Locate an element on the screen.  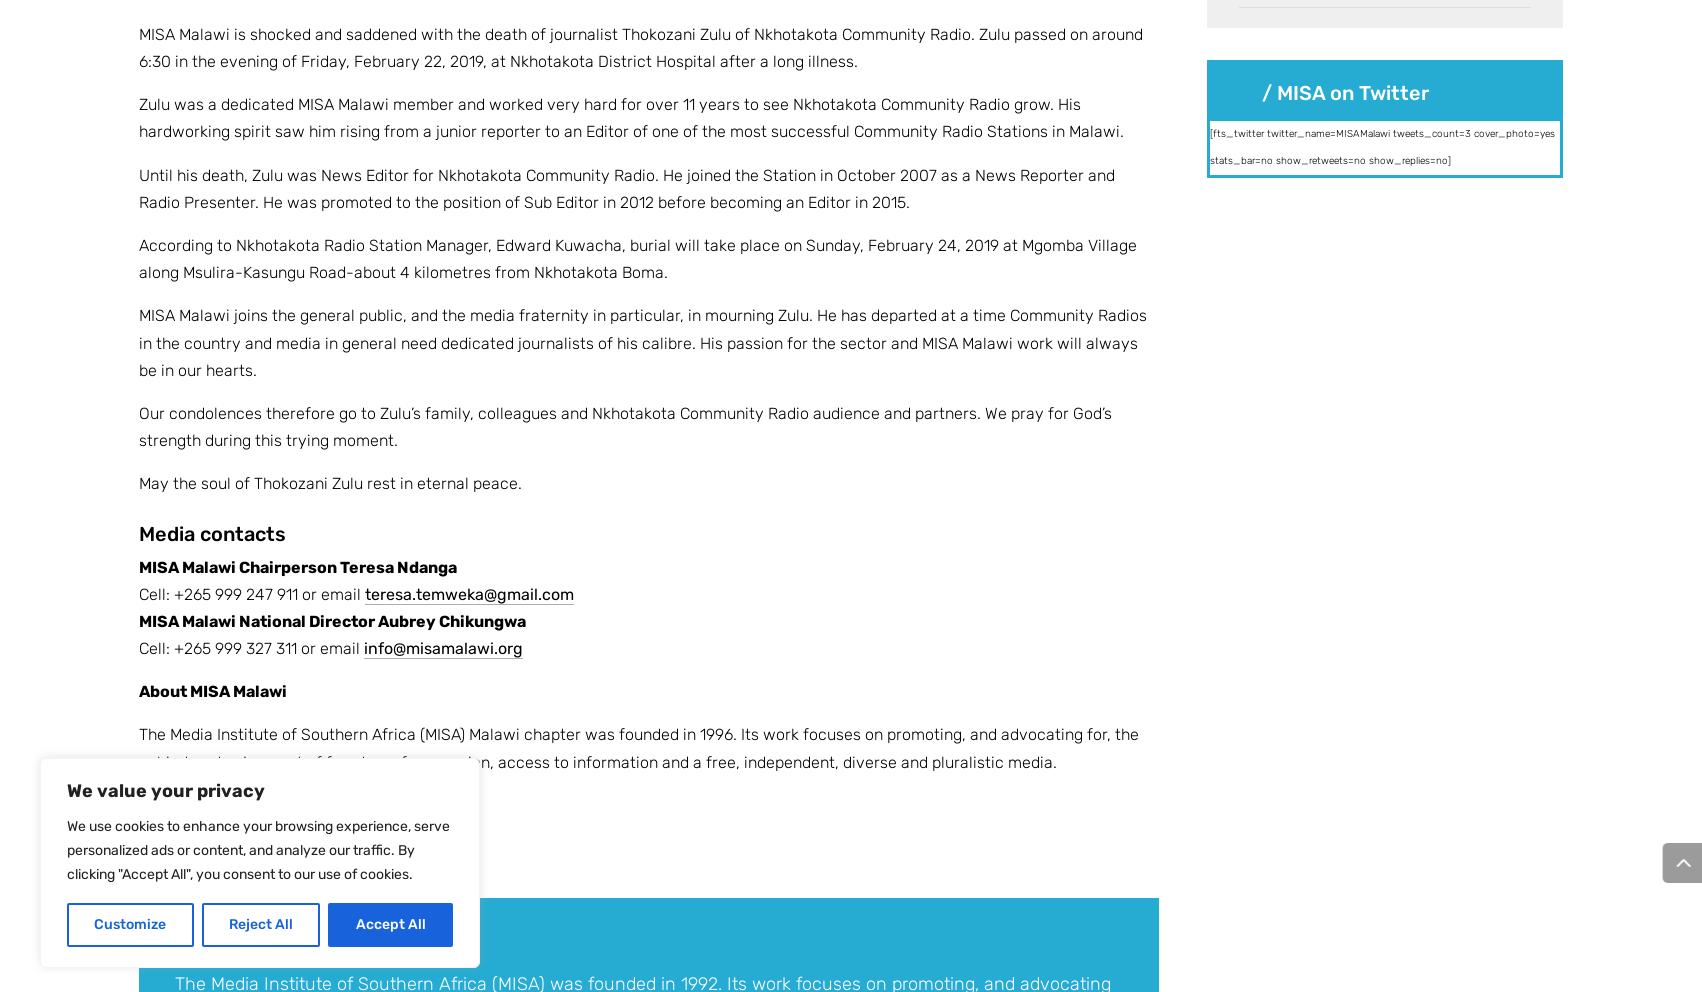
'We use cookies to enhance your browsing experience, serve personalized ads or content, and analyze our traffic. By clicking "Accept All", you consent to our use of cookies.' is located at coordinates (257, 849).